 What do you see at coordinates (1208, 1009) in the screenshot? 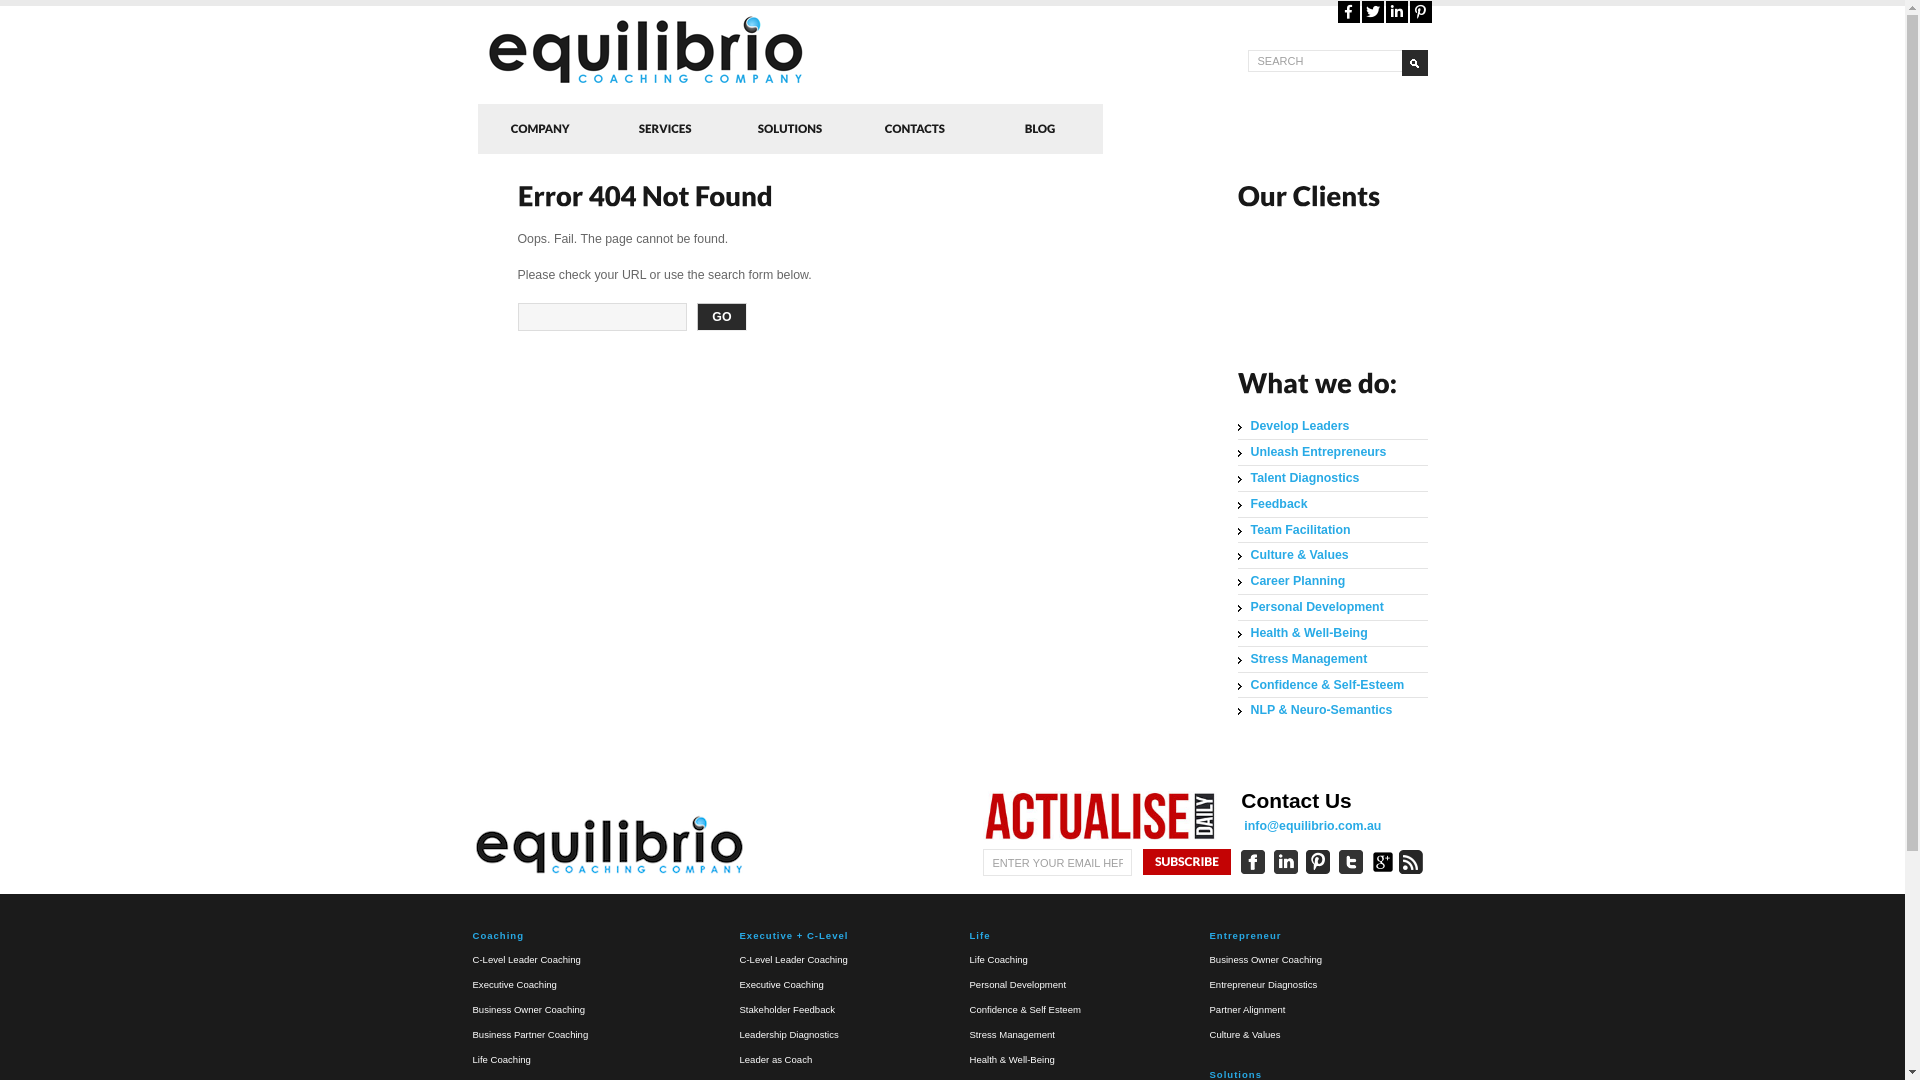
I see `'Partner Alignment'` at bounding box center [1208, 1009].